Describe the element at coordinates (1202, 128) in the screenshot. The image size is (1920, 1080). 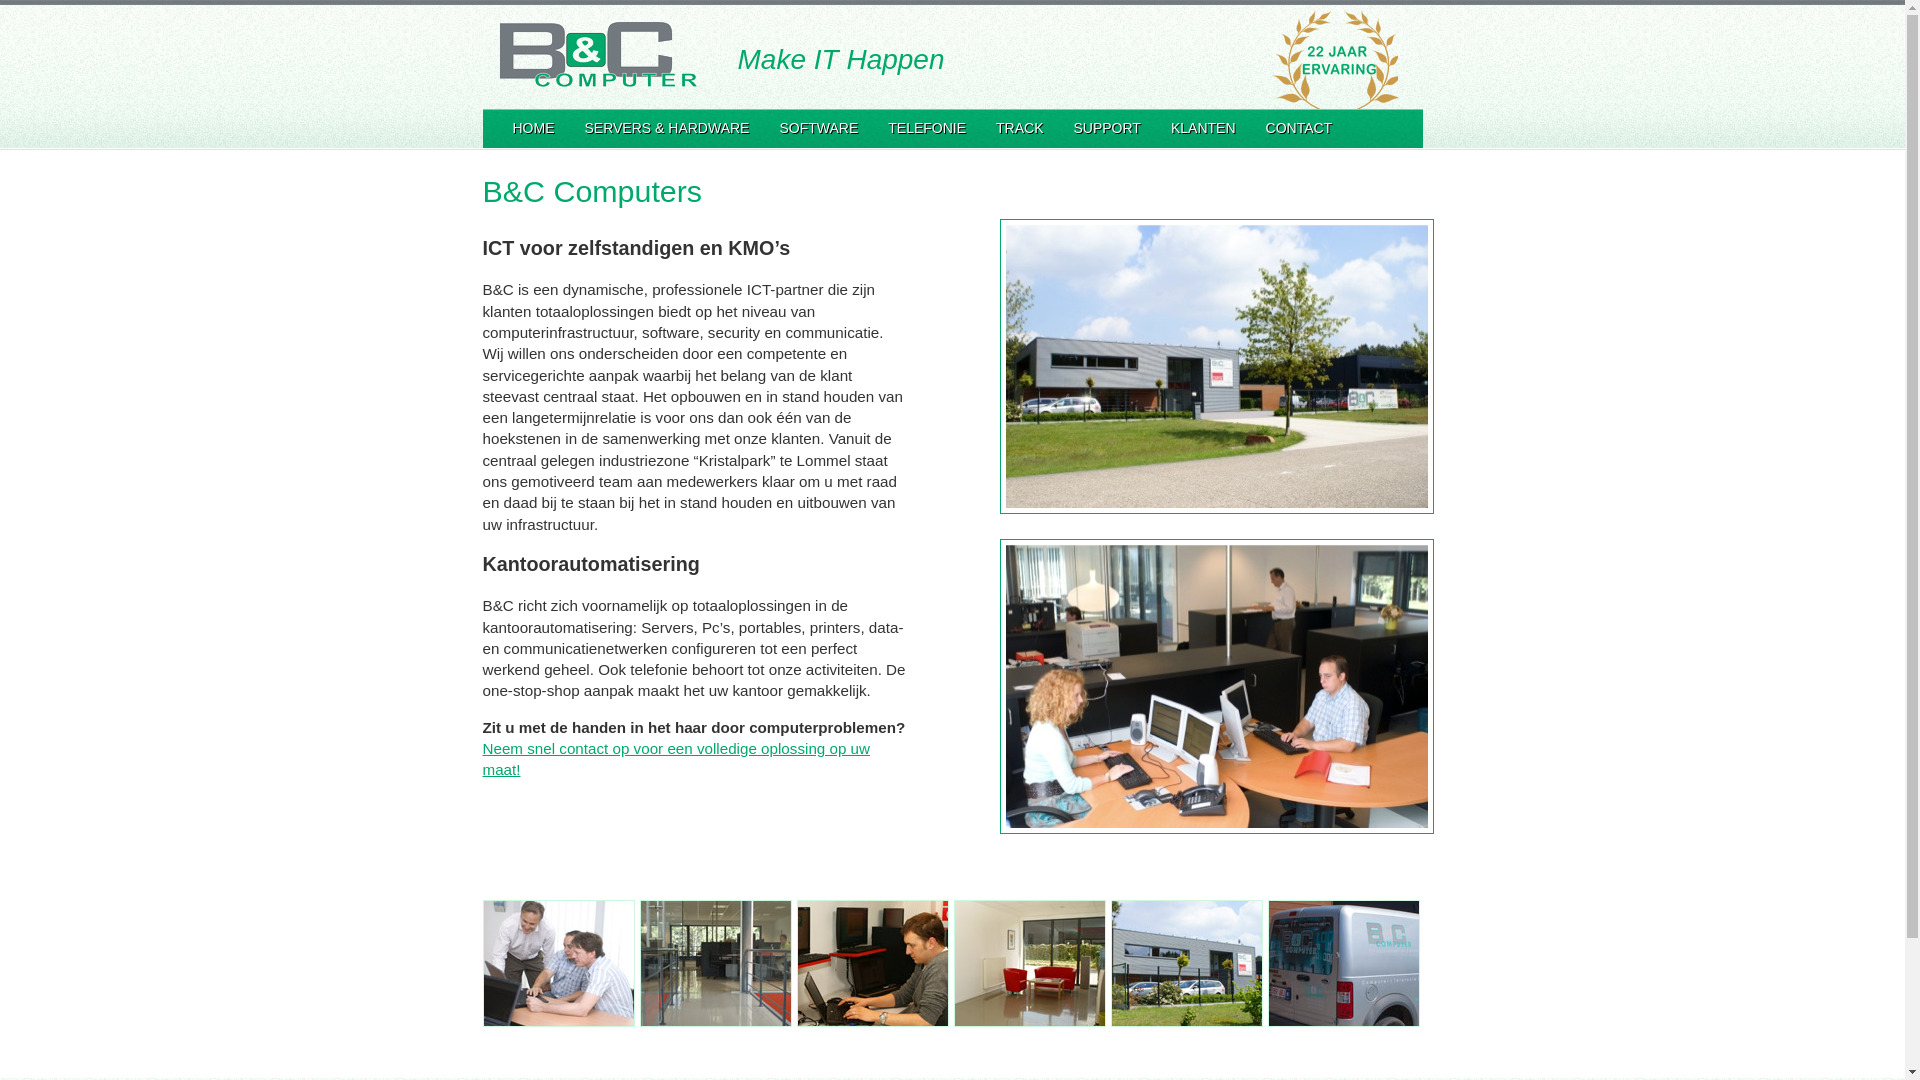
I see `'KLANTEN'` at that location.